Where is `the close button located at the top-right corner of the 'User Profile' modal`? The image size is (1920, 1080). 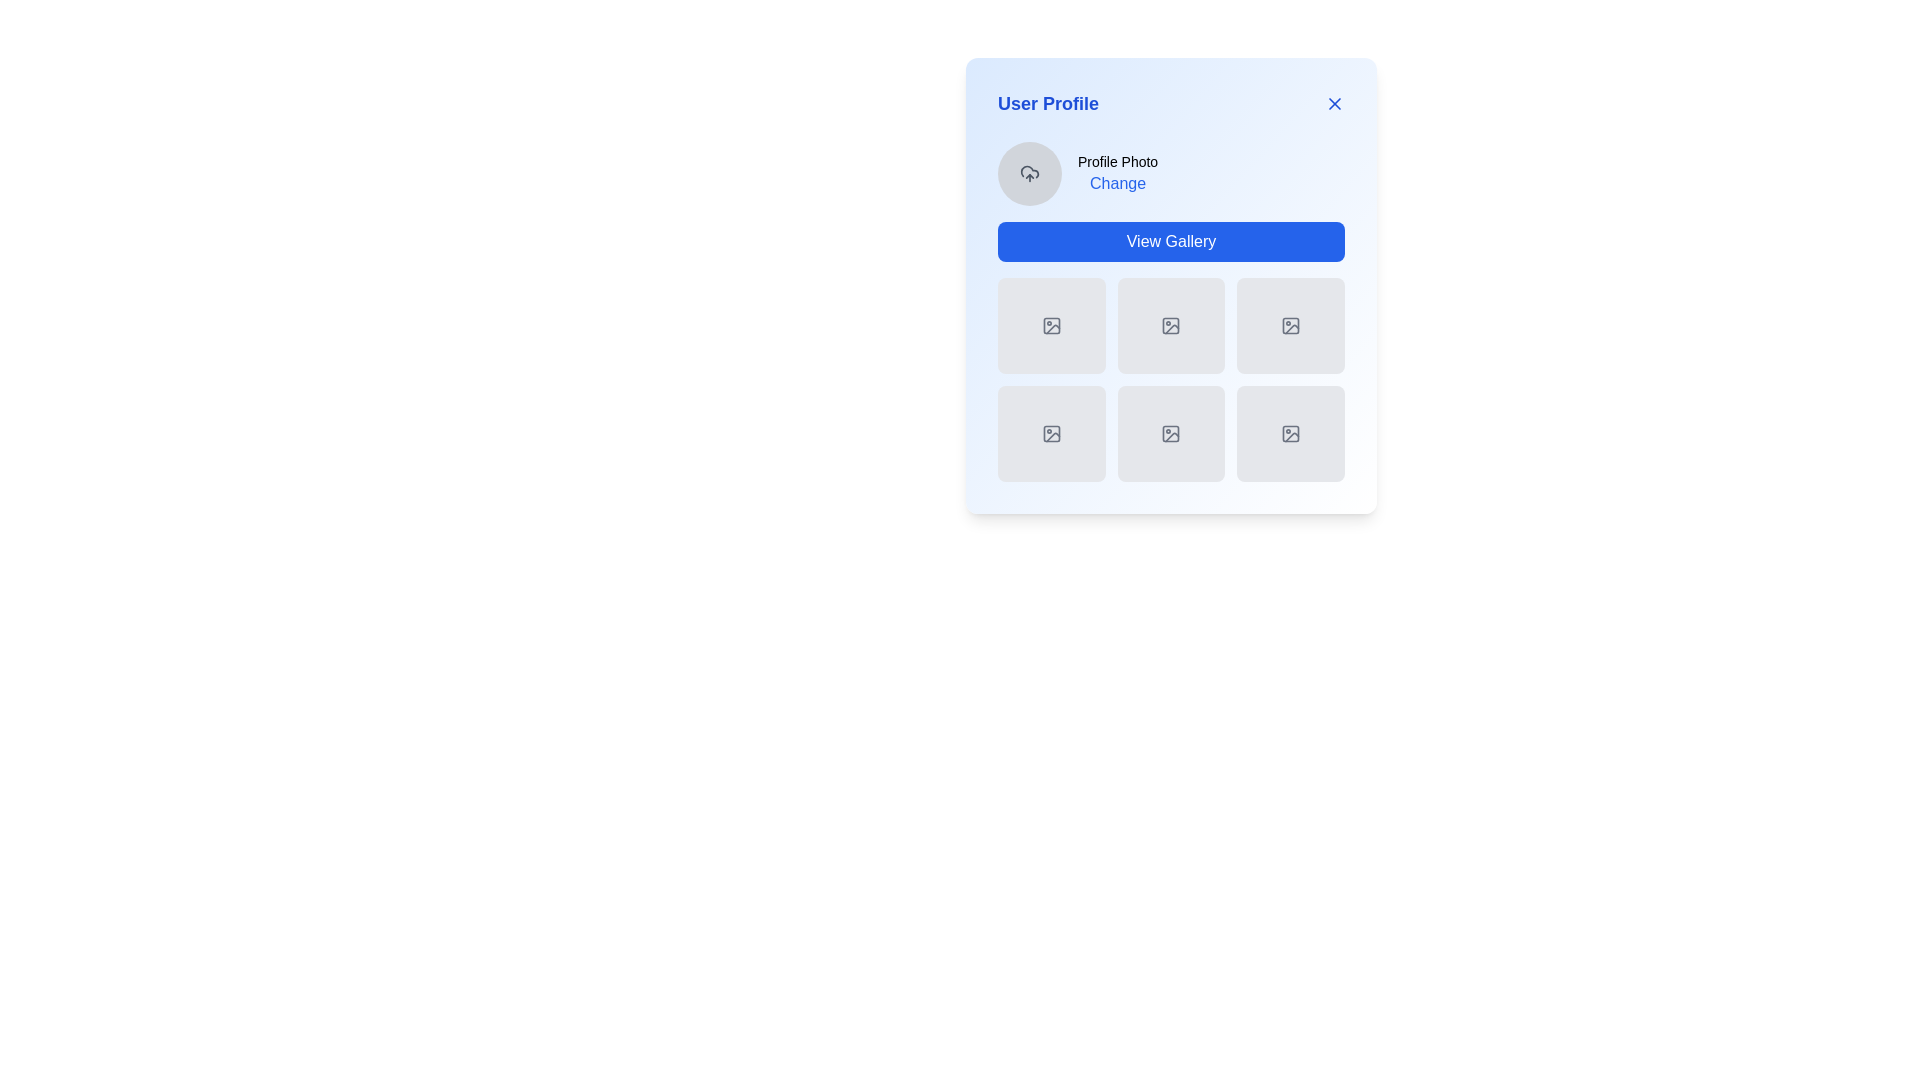
the close button located at the top-right corner of the 'User Profile' modal is located at coordinates (1334, 104).